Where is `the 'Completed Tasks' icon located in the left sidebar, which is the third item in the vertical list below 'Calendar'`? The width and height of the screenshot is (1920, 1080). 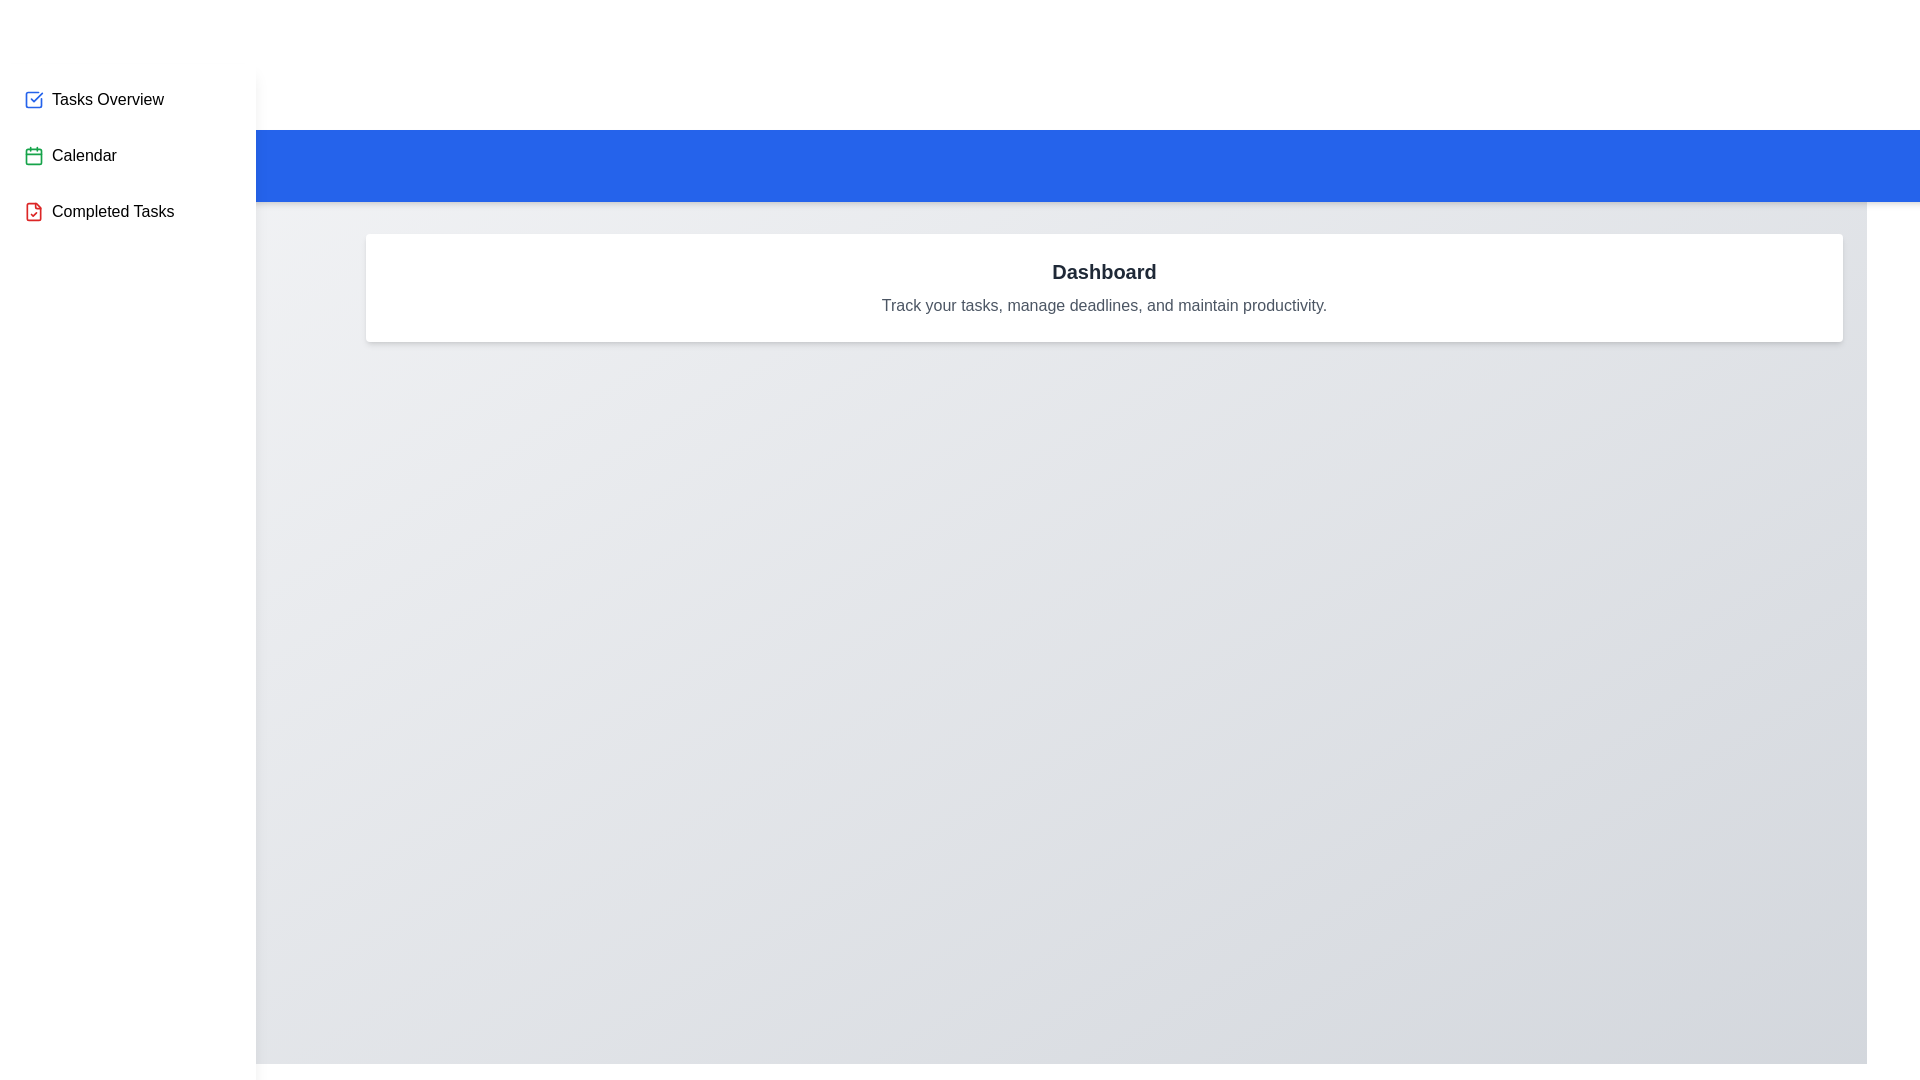 the 'Completed Tasks' icon located in the left sidebar, which is the third item in the vertical list below 'Calendar' is located at coordinates (33, 212).